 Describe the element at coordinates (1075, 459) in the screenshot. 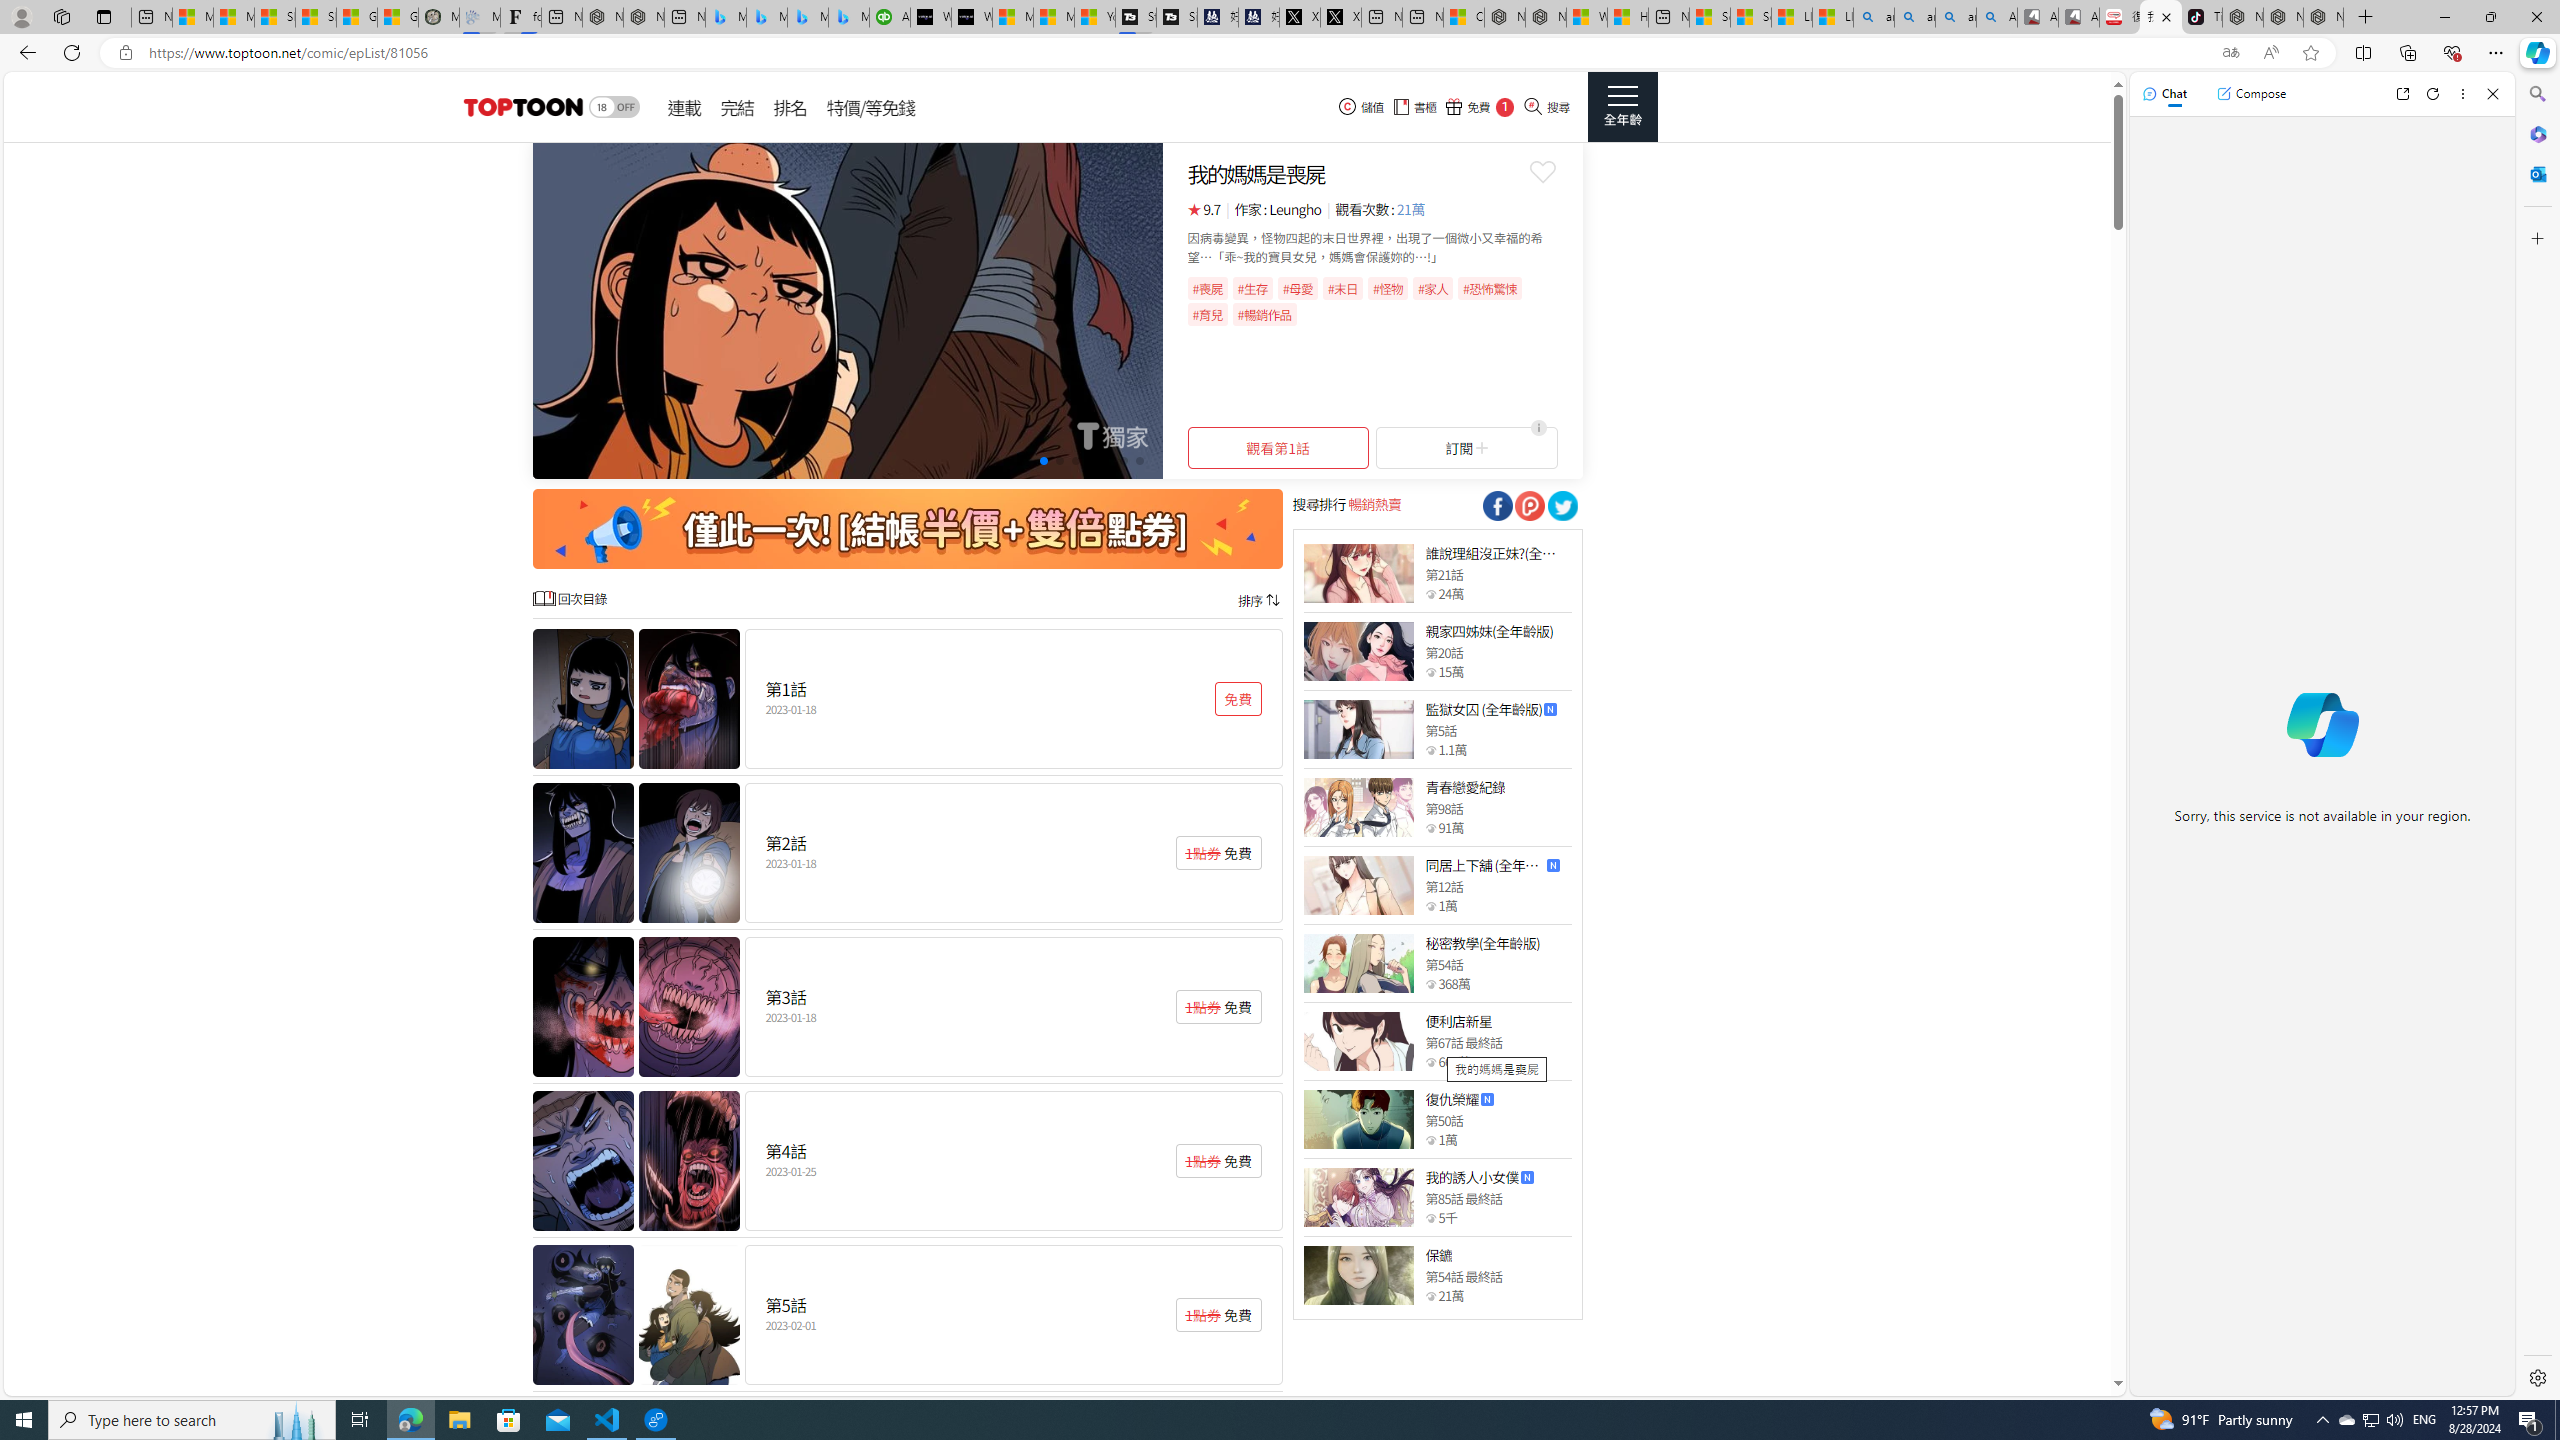

I see `'Go to slide 6'` at that location.